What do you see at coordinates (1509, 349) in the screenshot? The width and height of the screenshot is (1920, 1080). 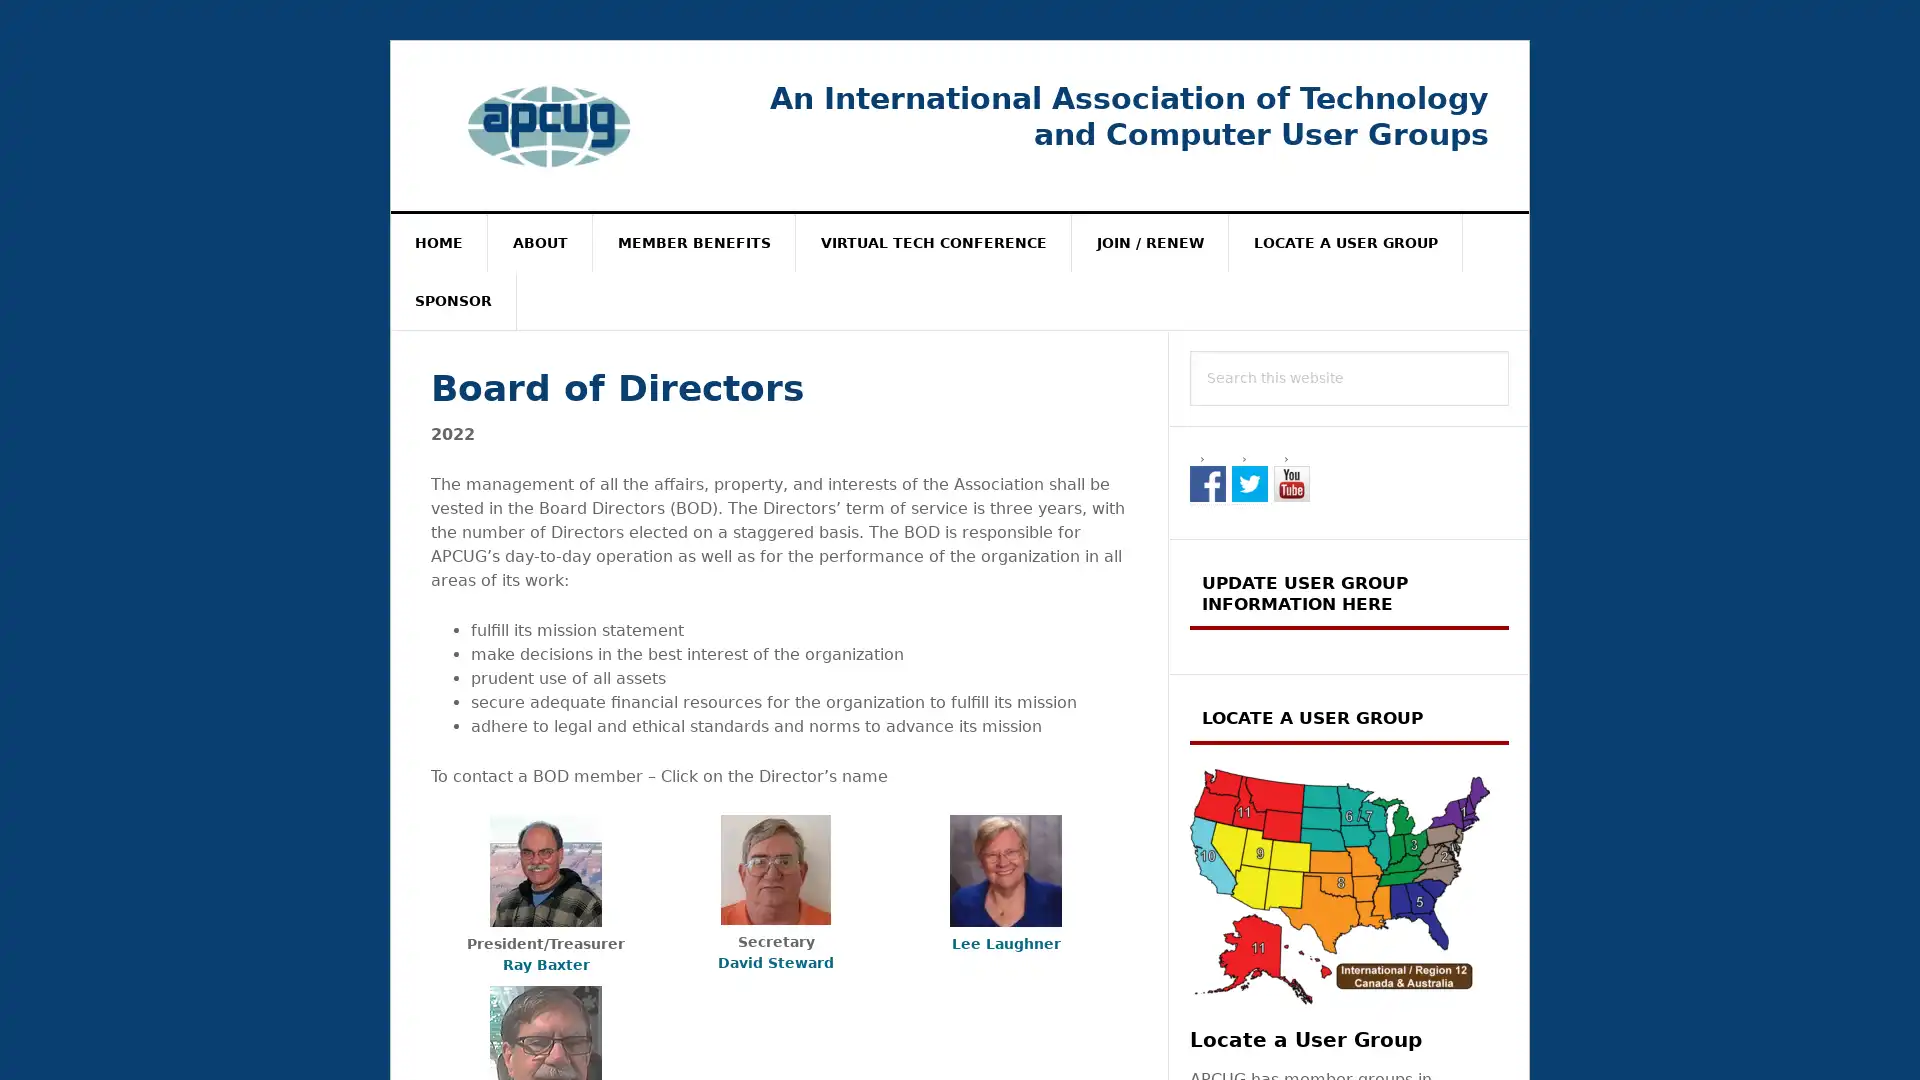 I see `Search` at bounding box center [1509, 349].